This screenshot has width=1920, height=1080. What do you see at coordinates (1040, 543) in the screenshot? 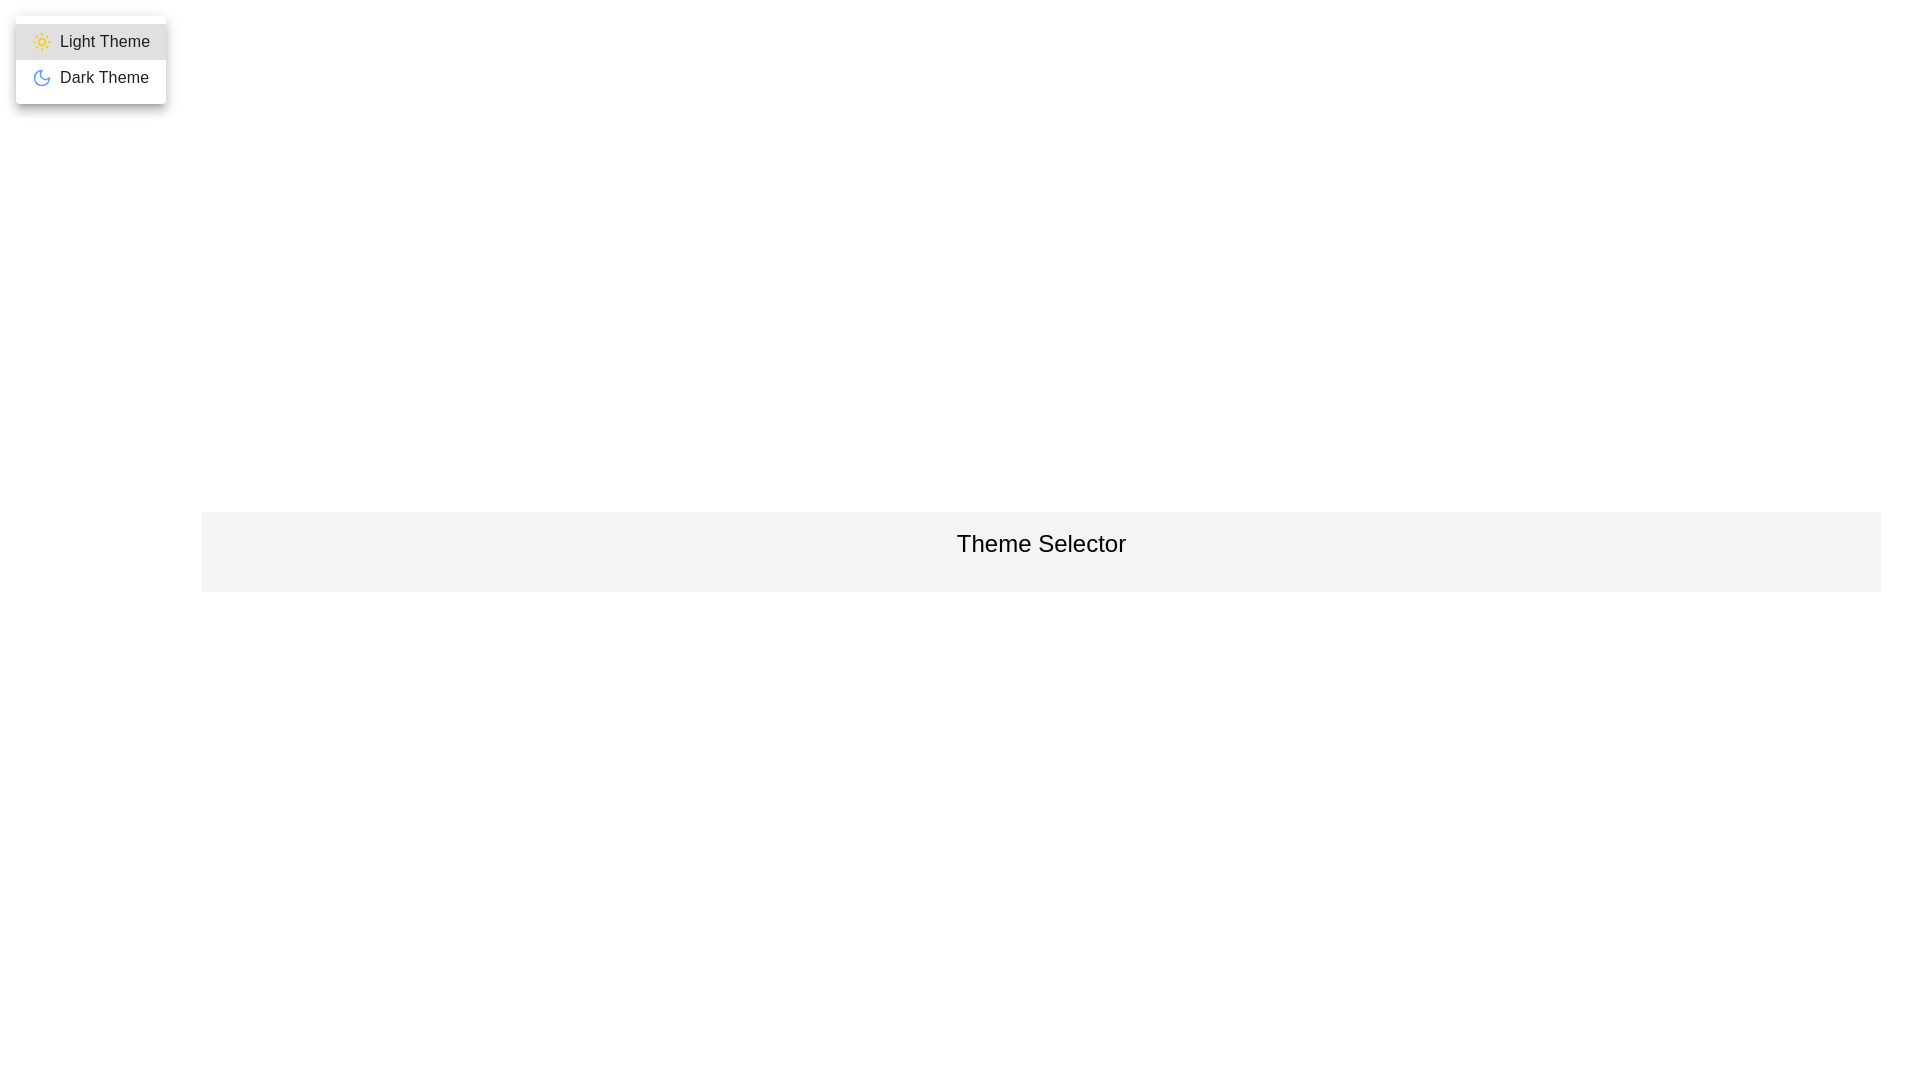
I see `the header element labeled 'Theme Selector', which is prominently styled in bold and located at the center of a light gray background` at bounding box center [1040, 543].